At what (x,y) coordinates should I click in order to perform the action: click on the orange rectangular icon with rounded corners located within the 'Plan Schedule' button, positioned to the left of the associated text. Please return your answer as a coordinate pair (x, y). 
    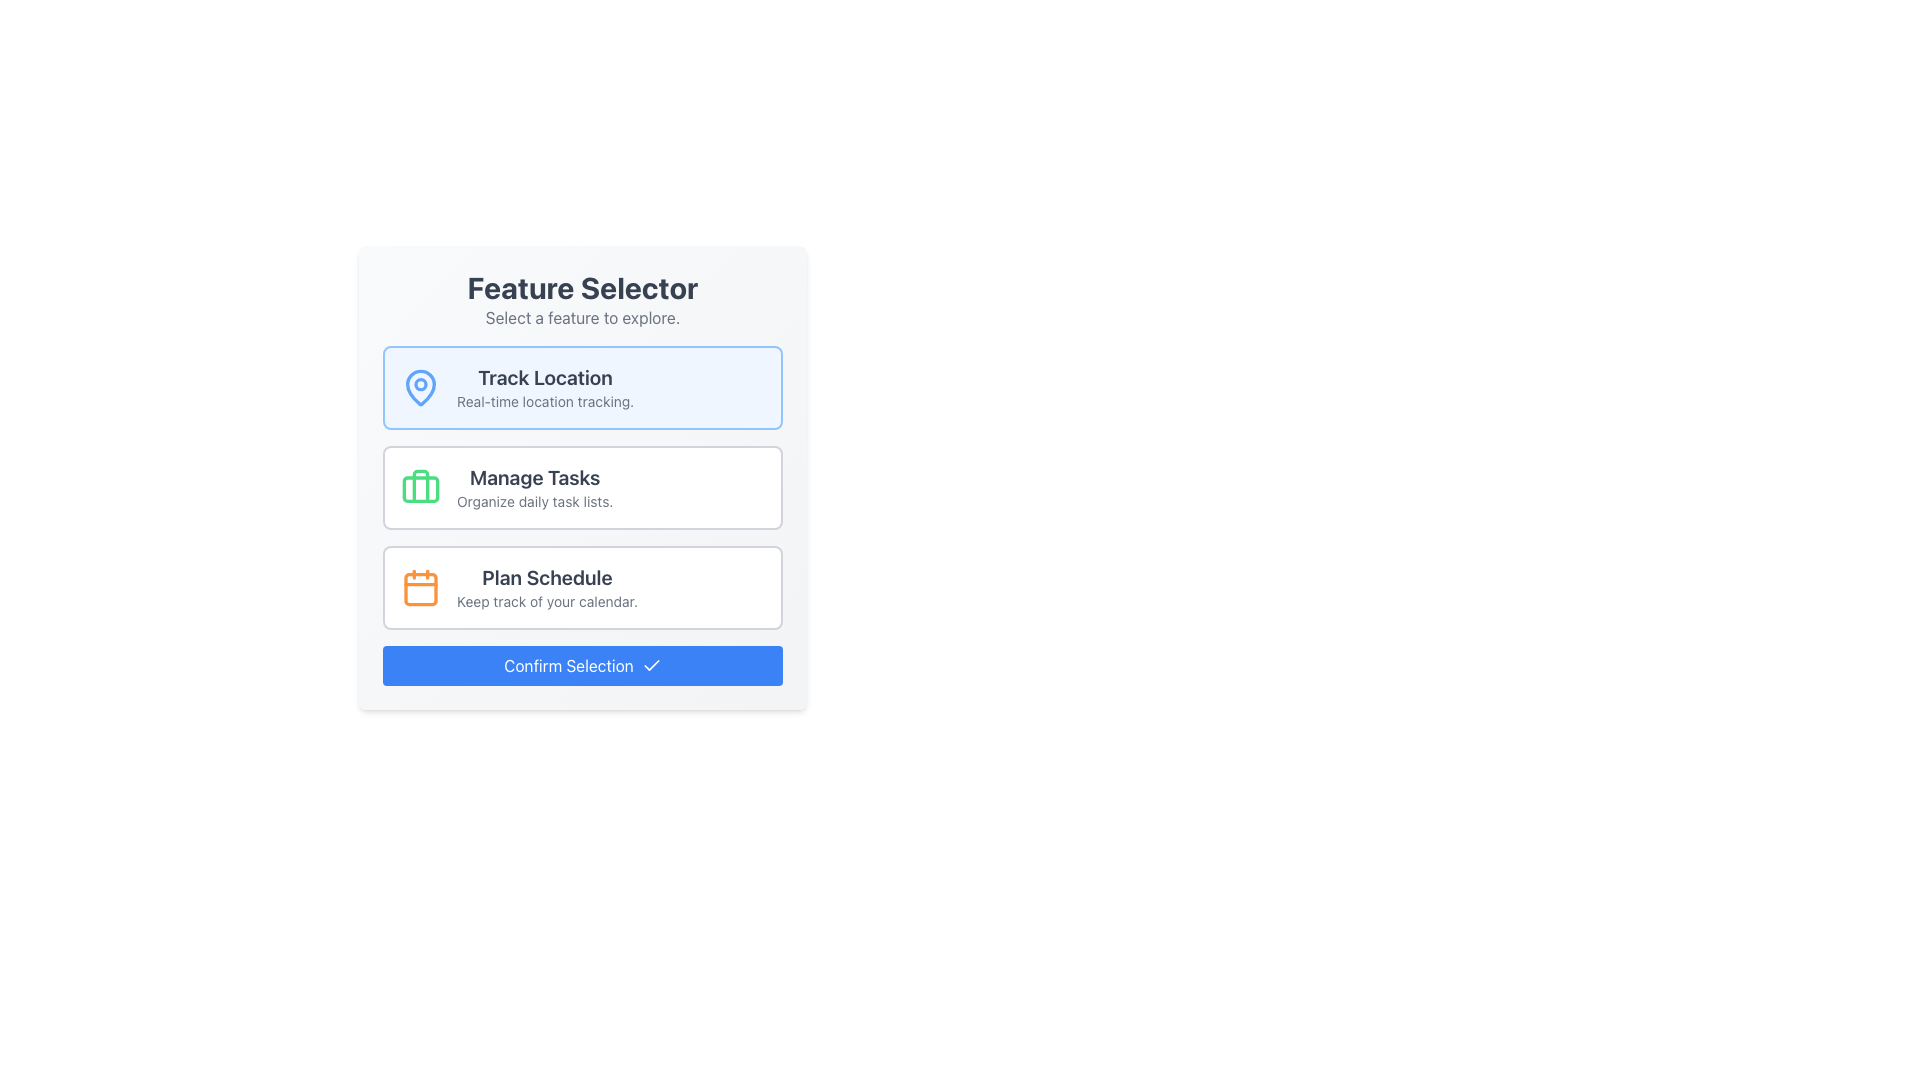
    Looking at the image, I should click on (420, 588).